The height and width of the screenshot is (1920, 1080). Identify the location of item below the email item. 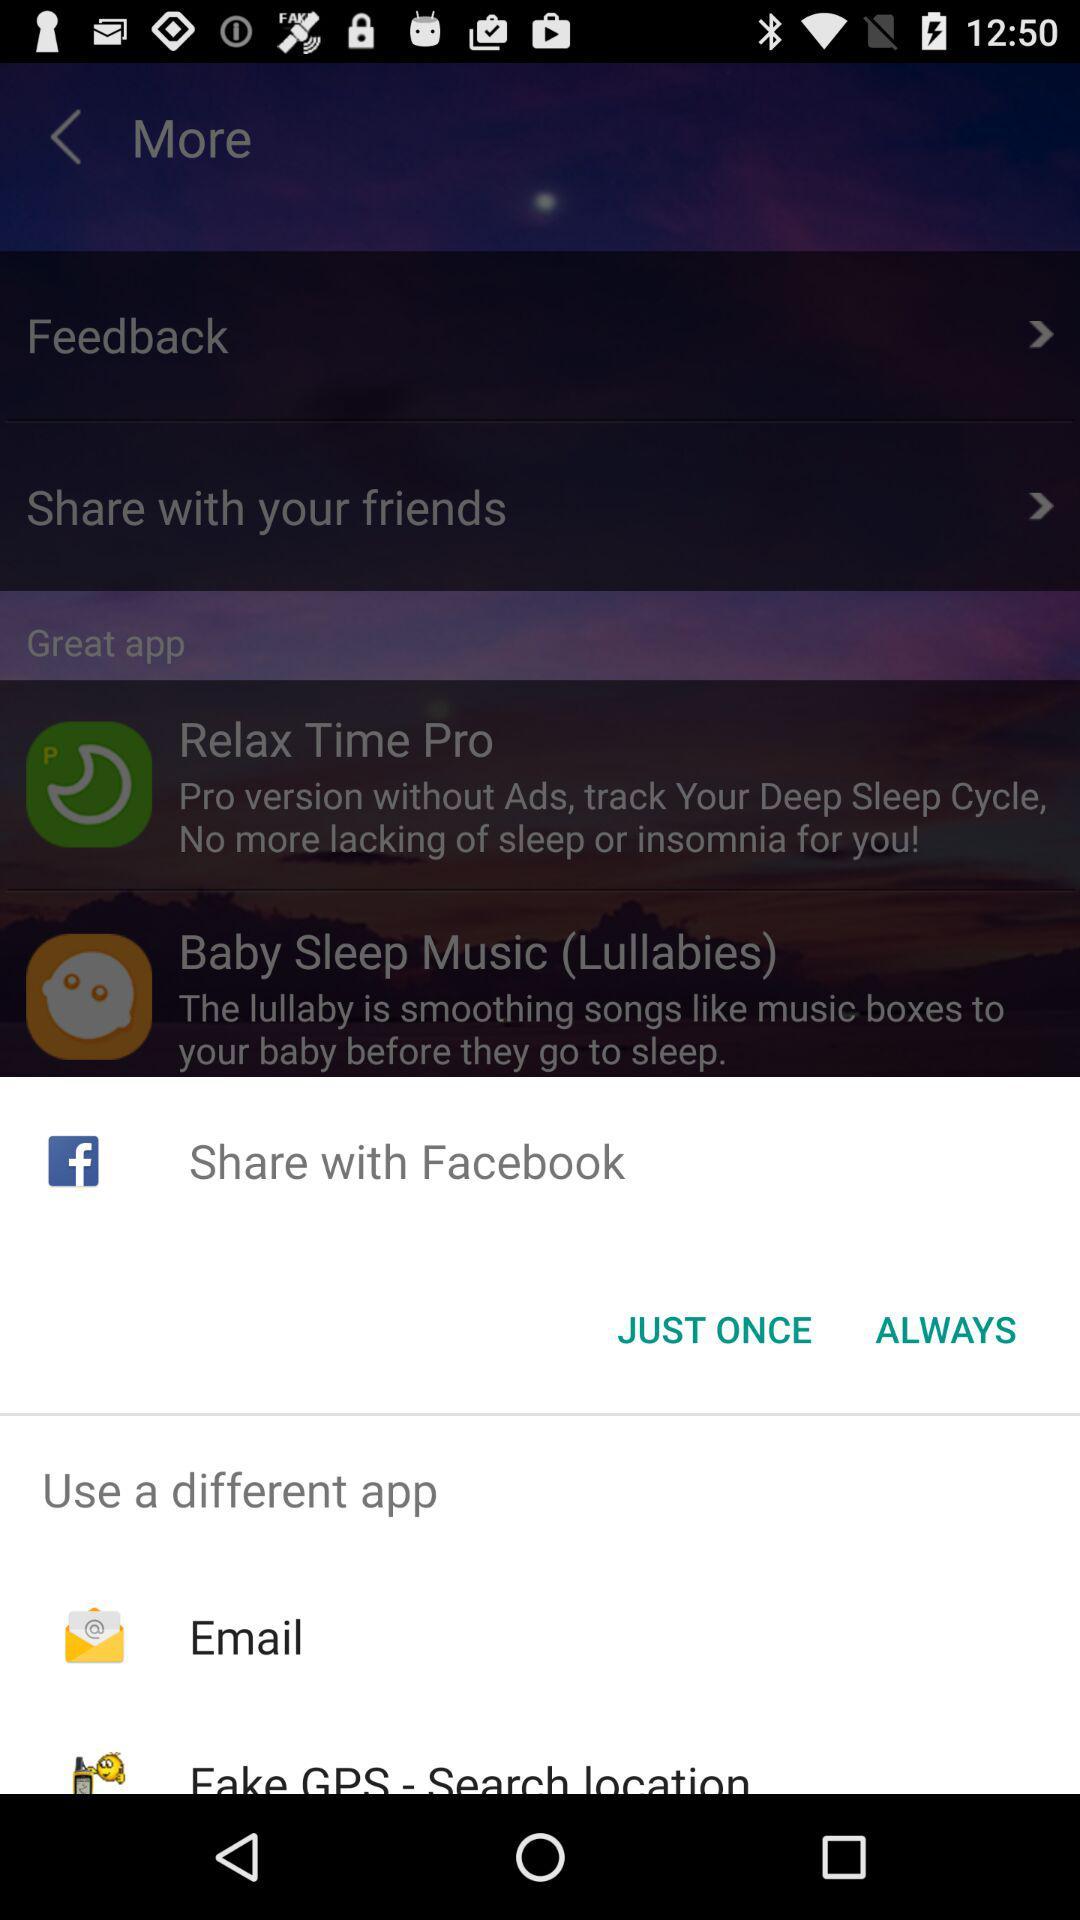
(470, 1772).